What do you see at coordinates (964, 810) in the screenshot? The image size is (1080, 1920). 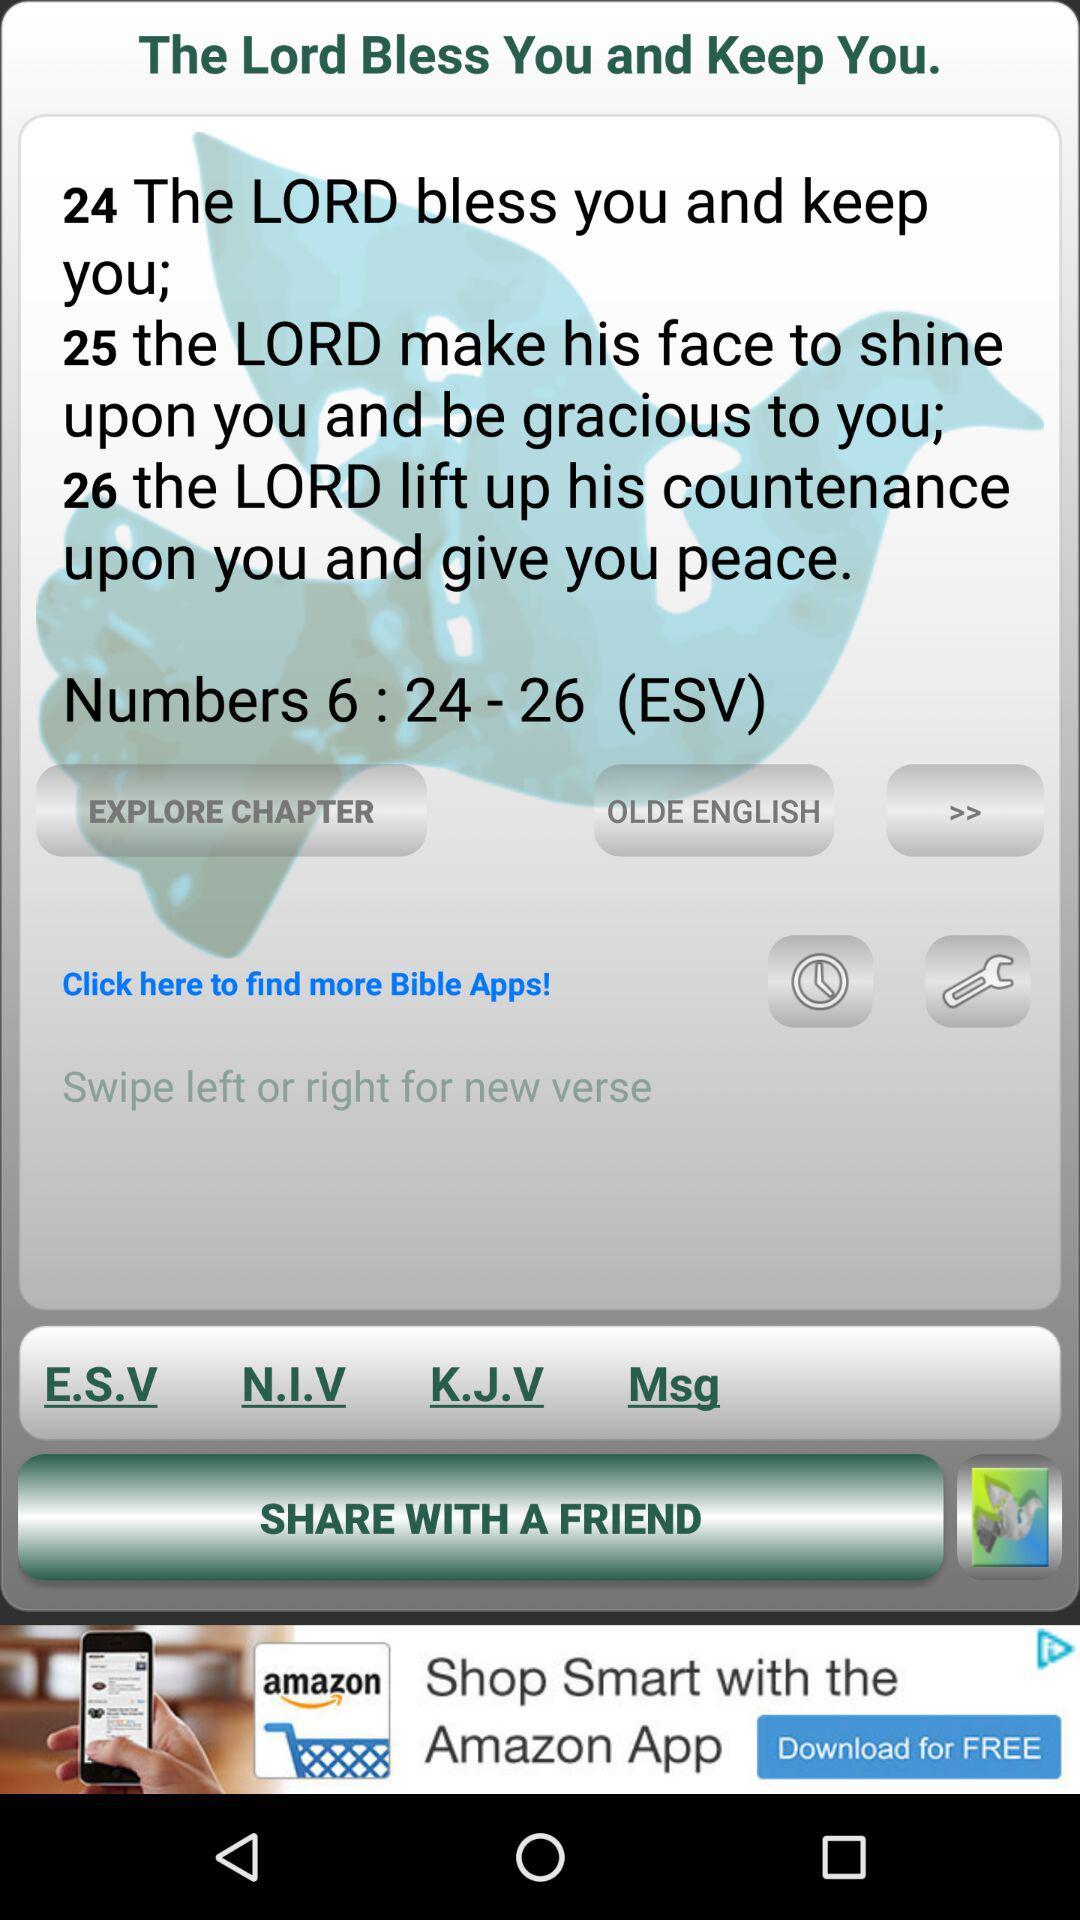 I see `the button next to olde english` at bounding box center [964, 810].